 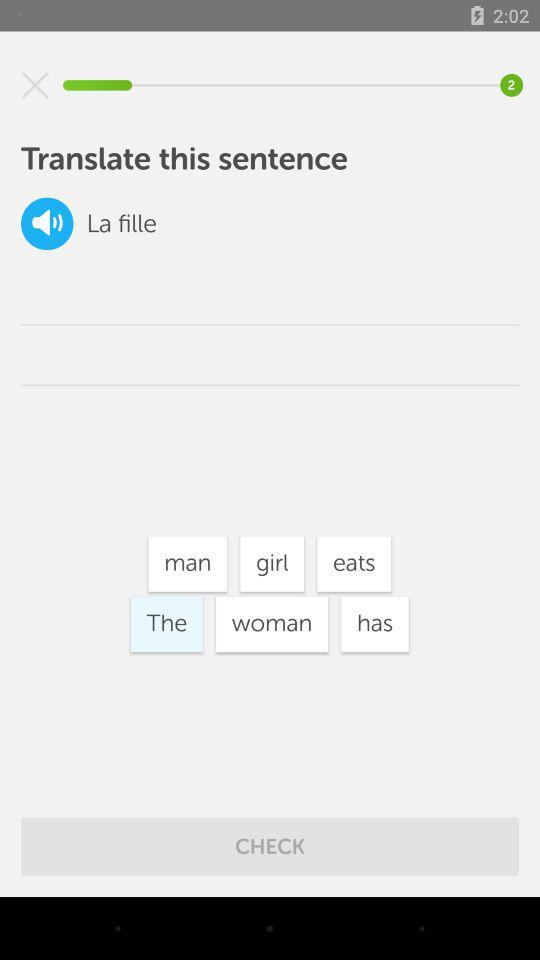 What do you see at coordinates (47, 223) in the screenshot?
I see `the volume icon` at bounding box center [47, 223].